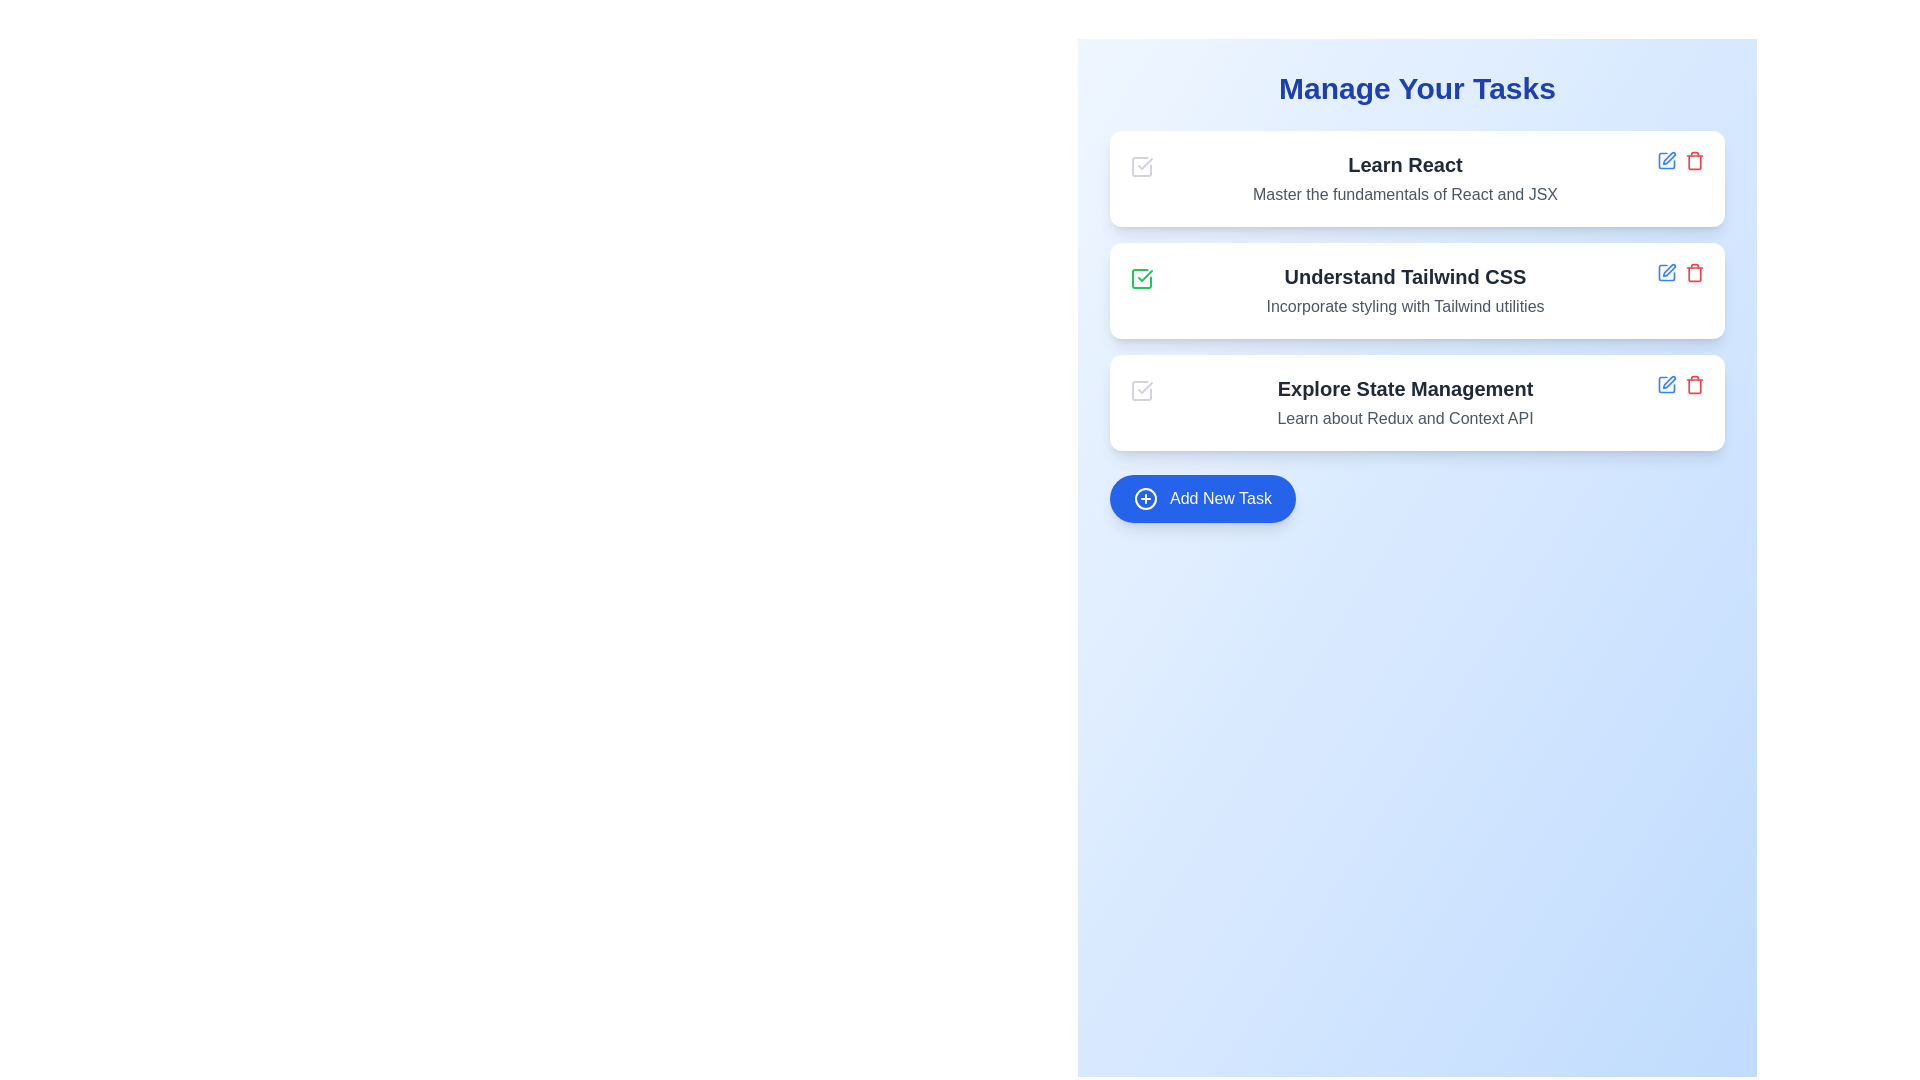 Image resolution: width=1920 pixels, height=1080 pixels. Describe the element at coordinates (1142, 278) in the screenshot. I see `the green checkbox with a checkmark inside` at that location.